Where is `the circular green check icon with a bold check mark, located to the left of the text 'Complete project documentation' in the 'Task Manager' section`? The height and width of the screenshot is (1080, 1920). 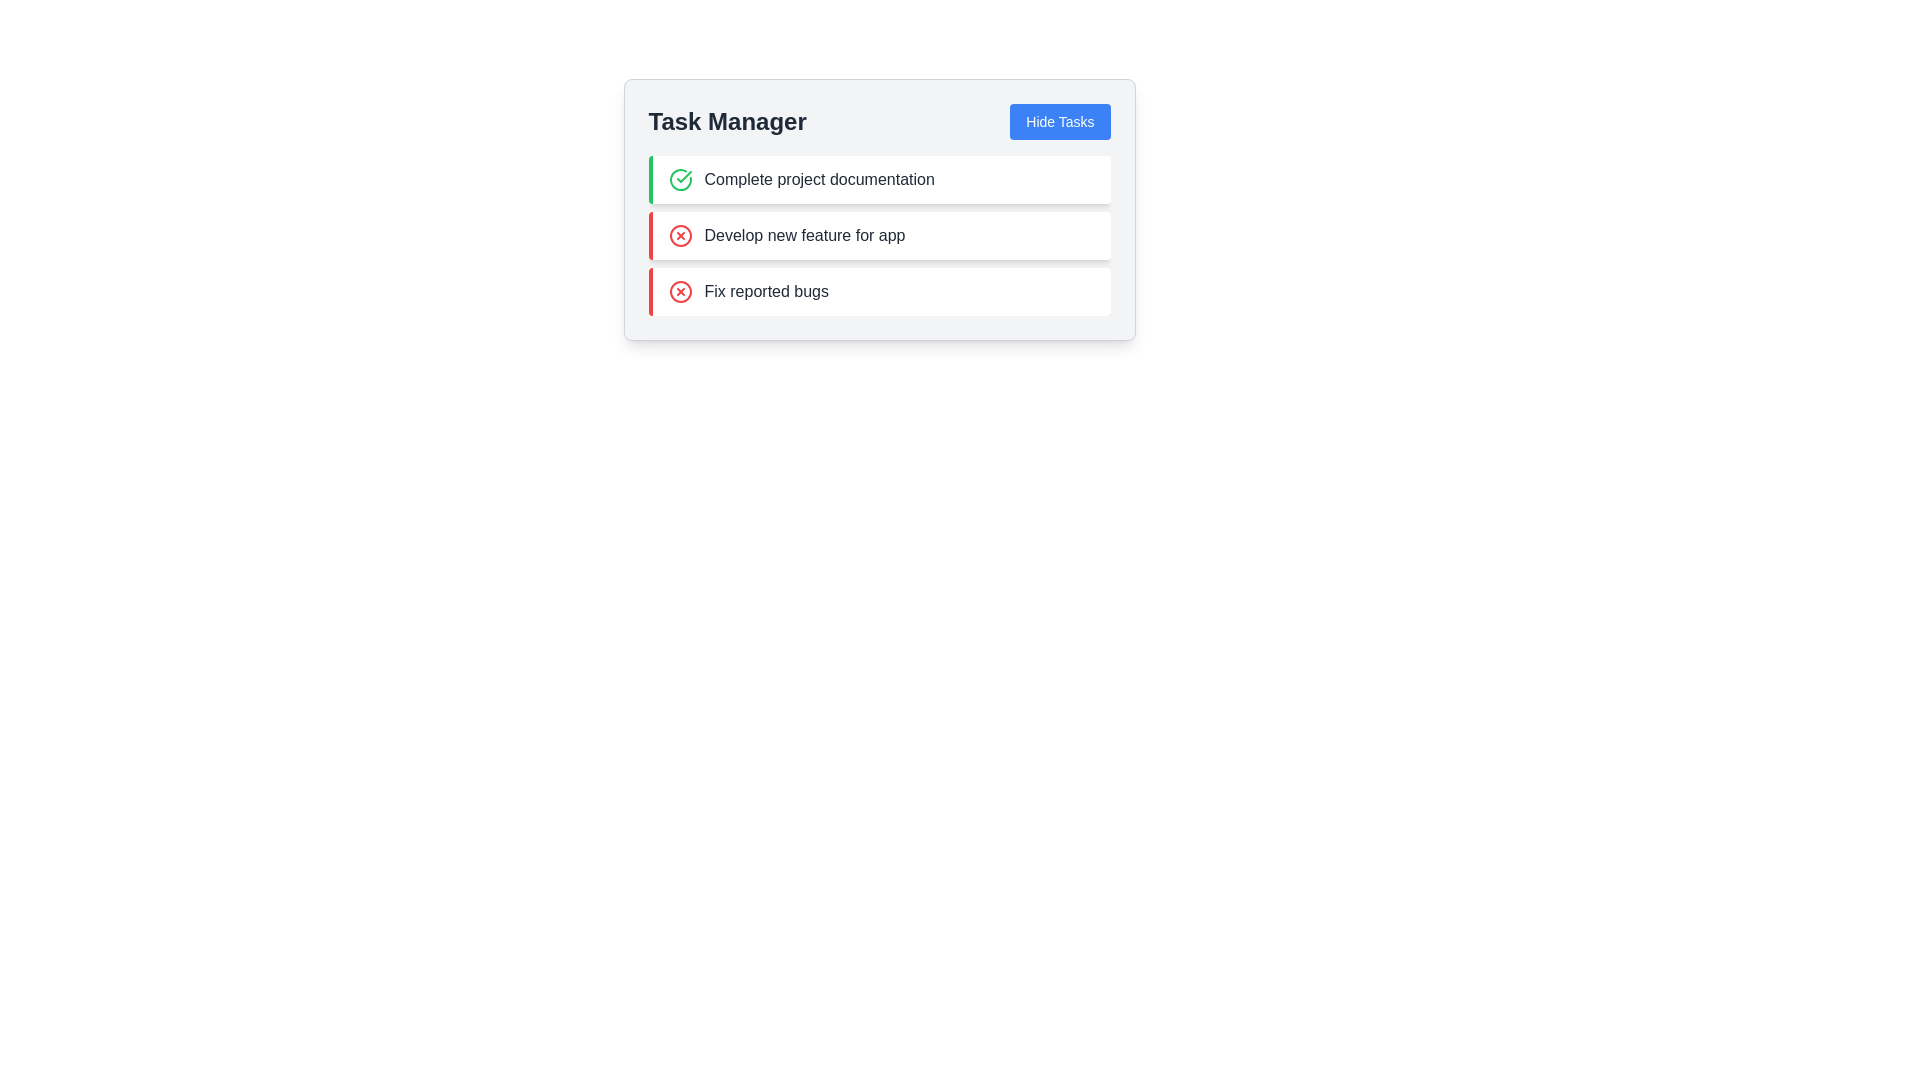
the circular green check icon with a bold check mark, located to the left of the text 'Complete project documentation' in the 'Task Manager' section is located at coordinates (680, 180).